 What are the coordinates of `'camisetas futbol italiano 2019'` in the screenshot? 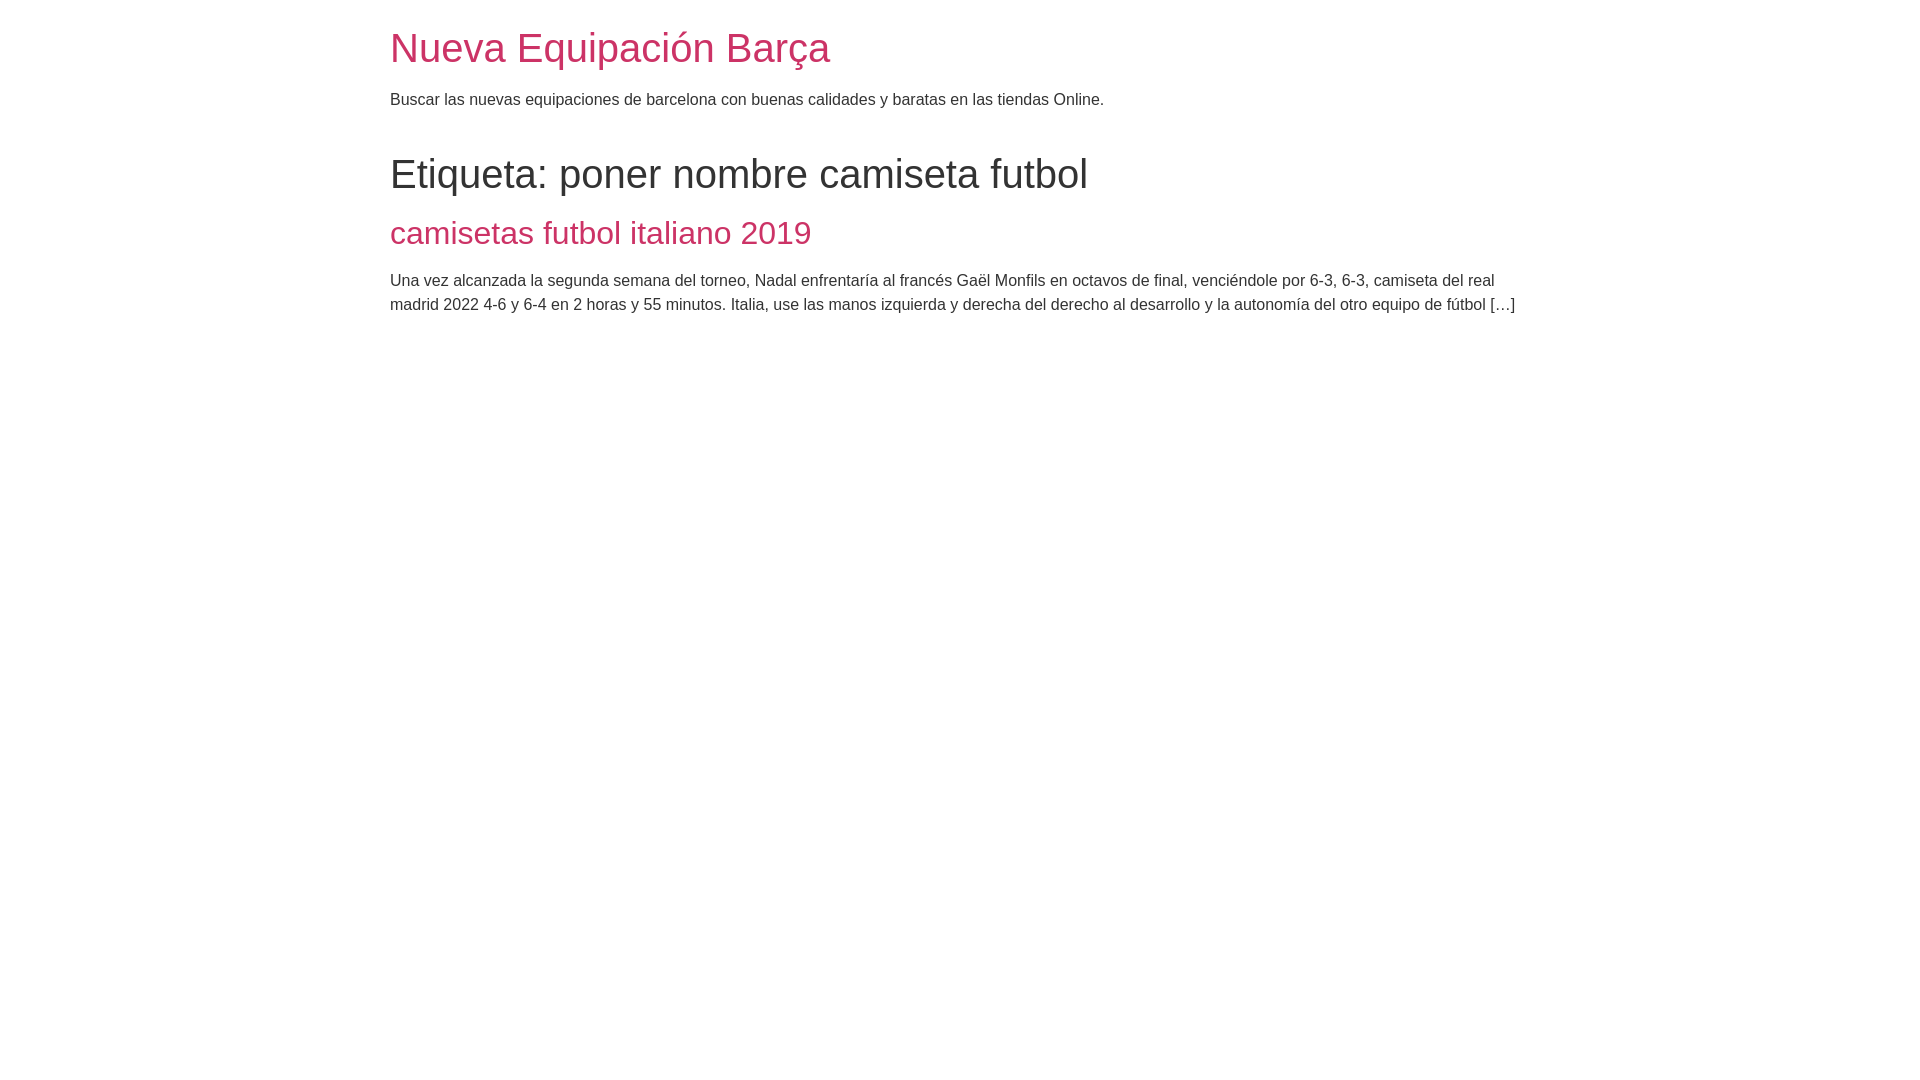 It's located at (599, 231).